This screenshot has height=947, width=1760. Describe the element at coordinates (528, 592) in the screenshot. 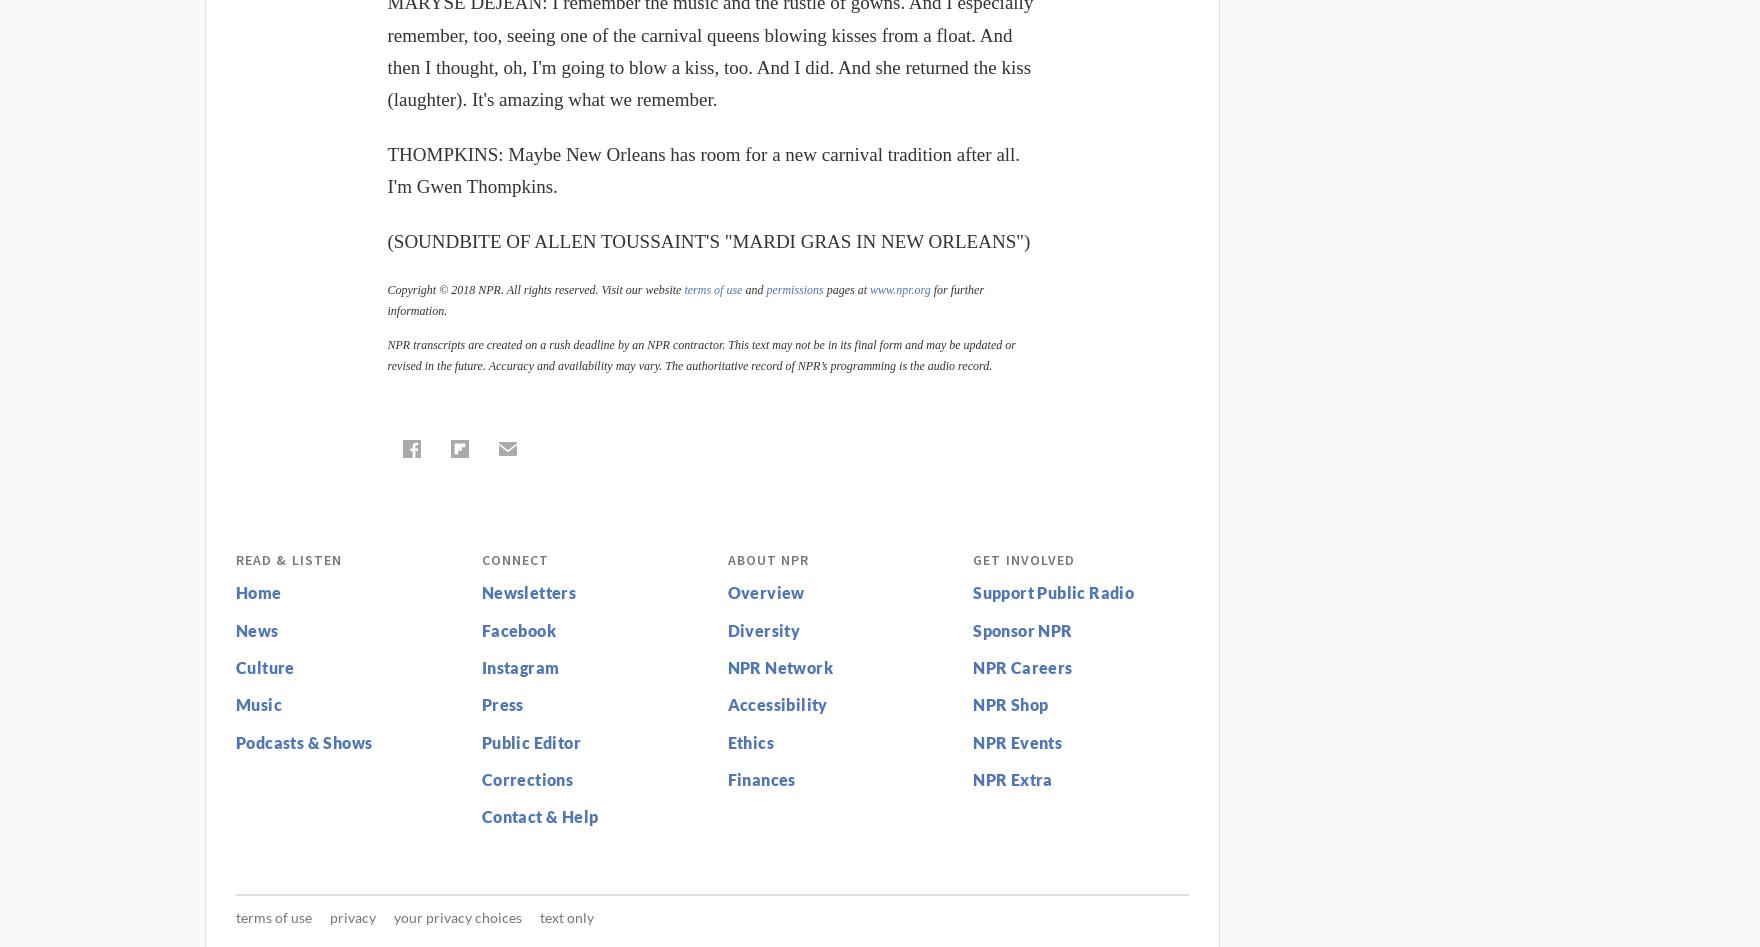

I see `'Newsletters'` at that location.